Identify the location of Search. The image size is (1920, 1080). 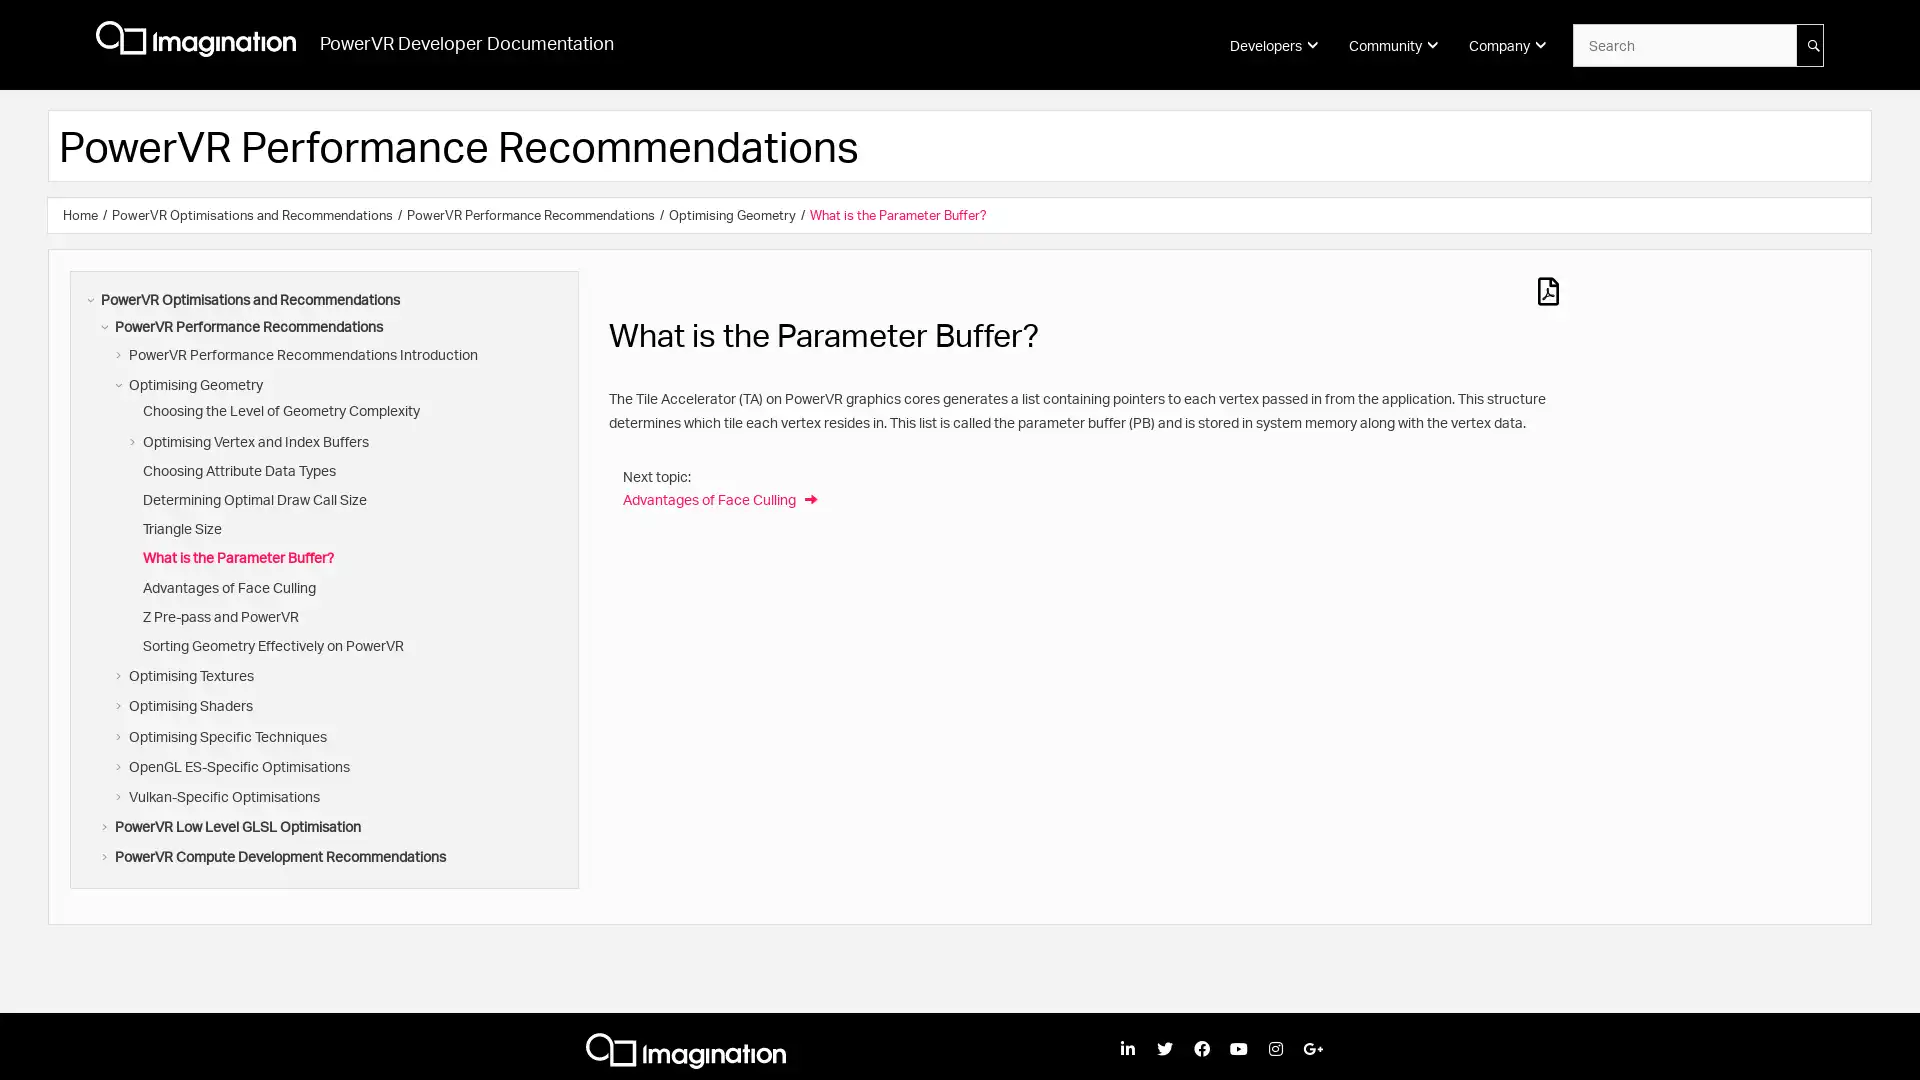
(1809, 44).